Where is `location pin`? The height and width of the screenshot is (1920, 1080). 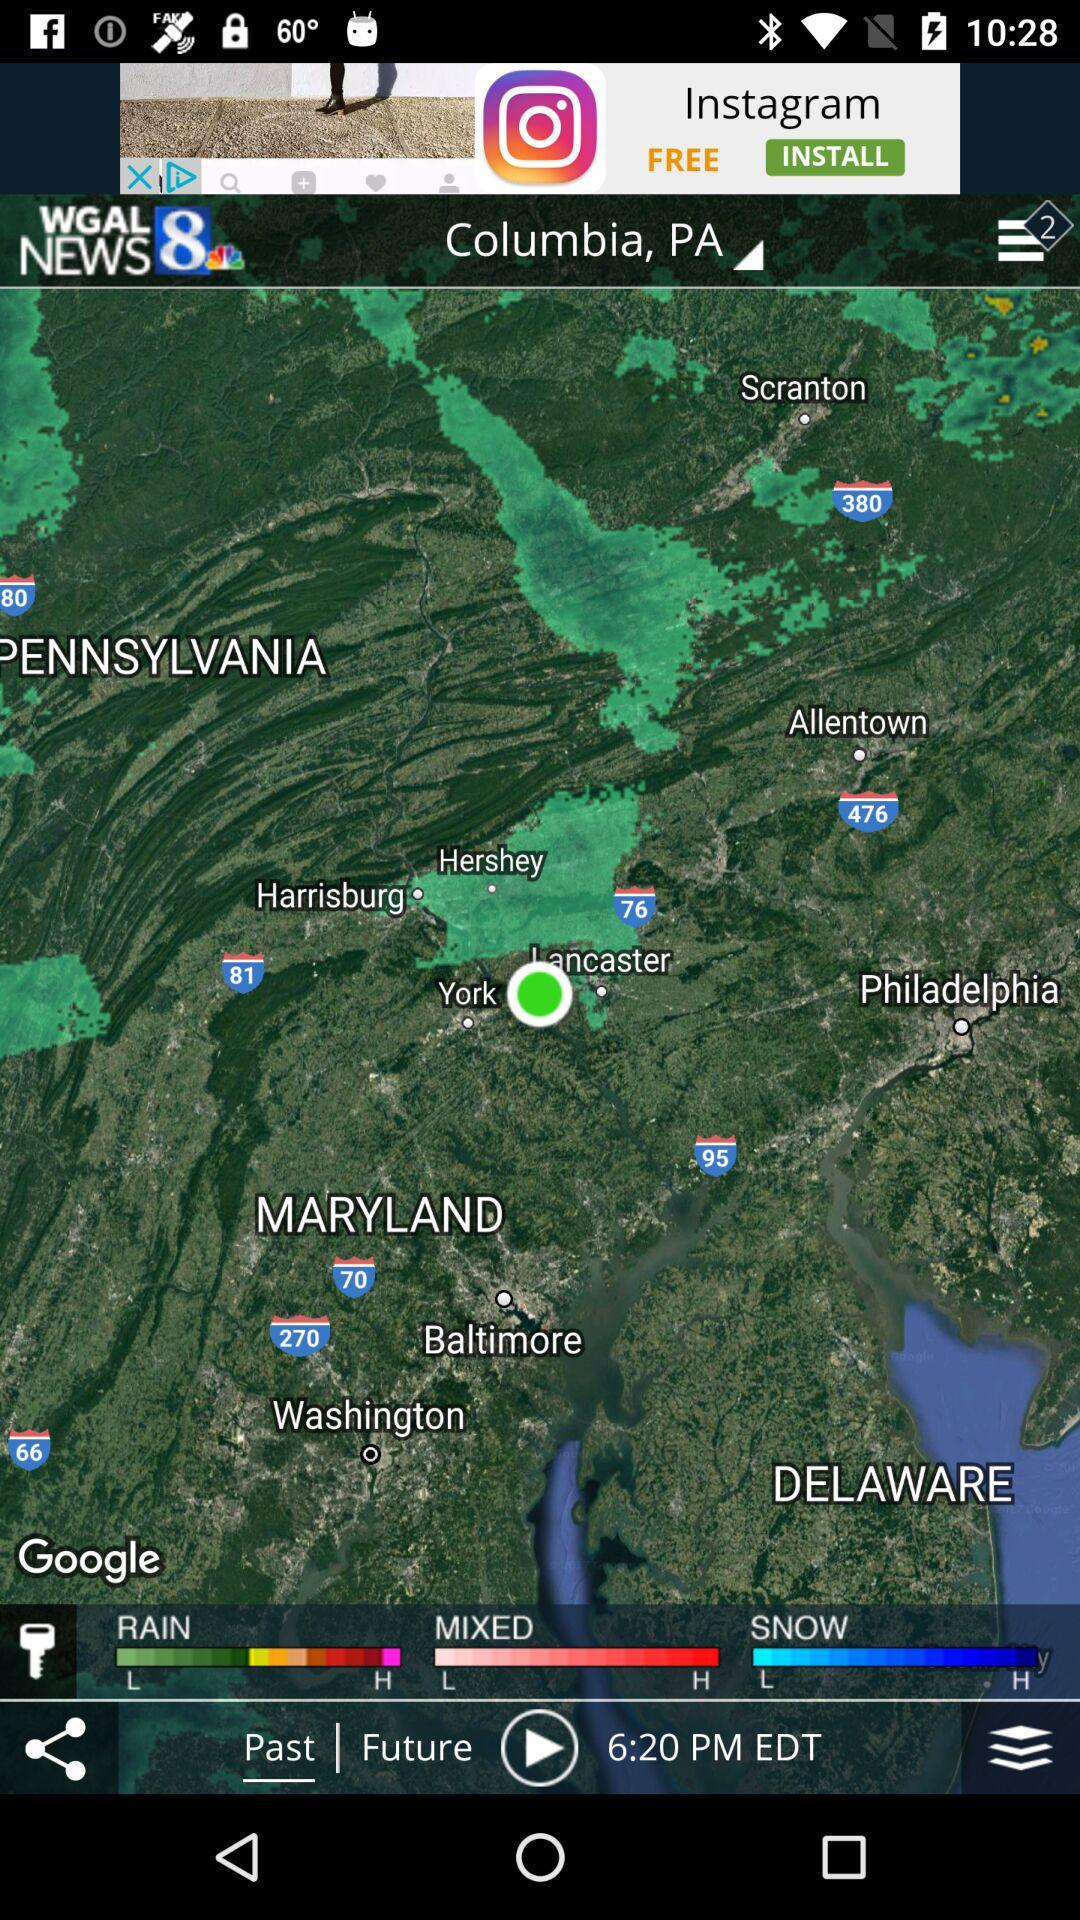
location pin is located at coordinates (538, 1746).